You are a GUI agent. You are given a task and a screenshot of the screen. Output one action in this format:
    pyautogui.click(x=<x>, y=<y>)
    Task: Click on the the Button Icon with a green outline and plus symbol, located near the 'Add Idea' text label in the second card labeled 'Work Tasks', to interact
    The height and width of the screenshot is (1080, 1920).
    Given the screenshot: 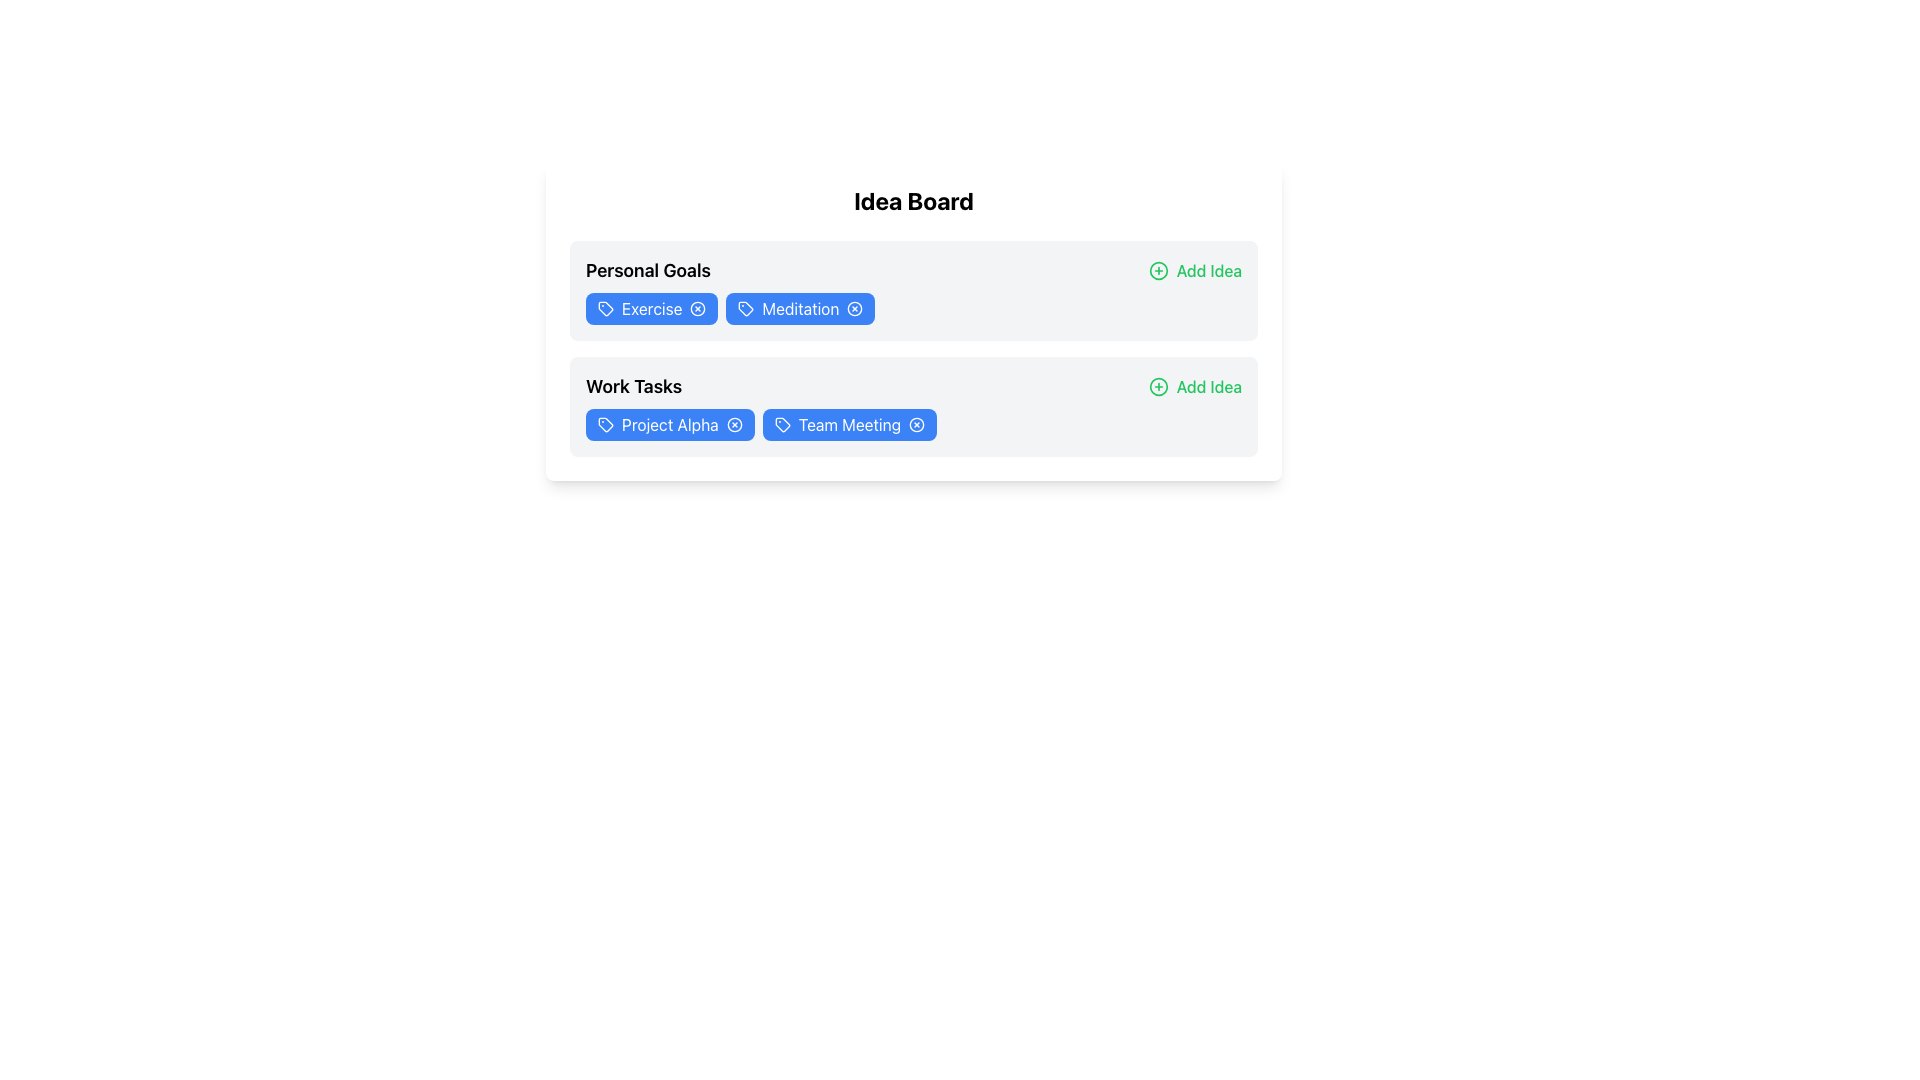 What is the action you would take?
    pyautogui.click(x=1158, y=386)
    